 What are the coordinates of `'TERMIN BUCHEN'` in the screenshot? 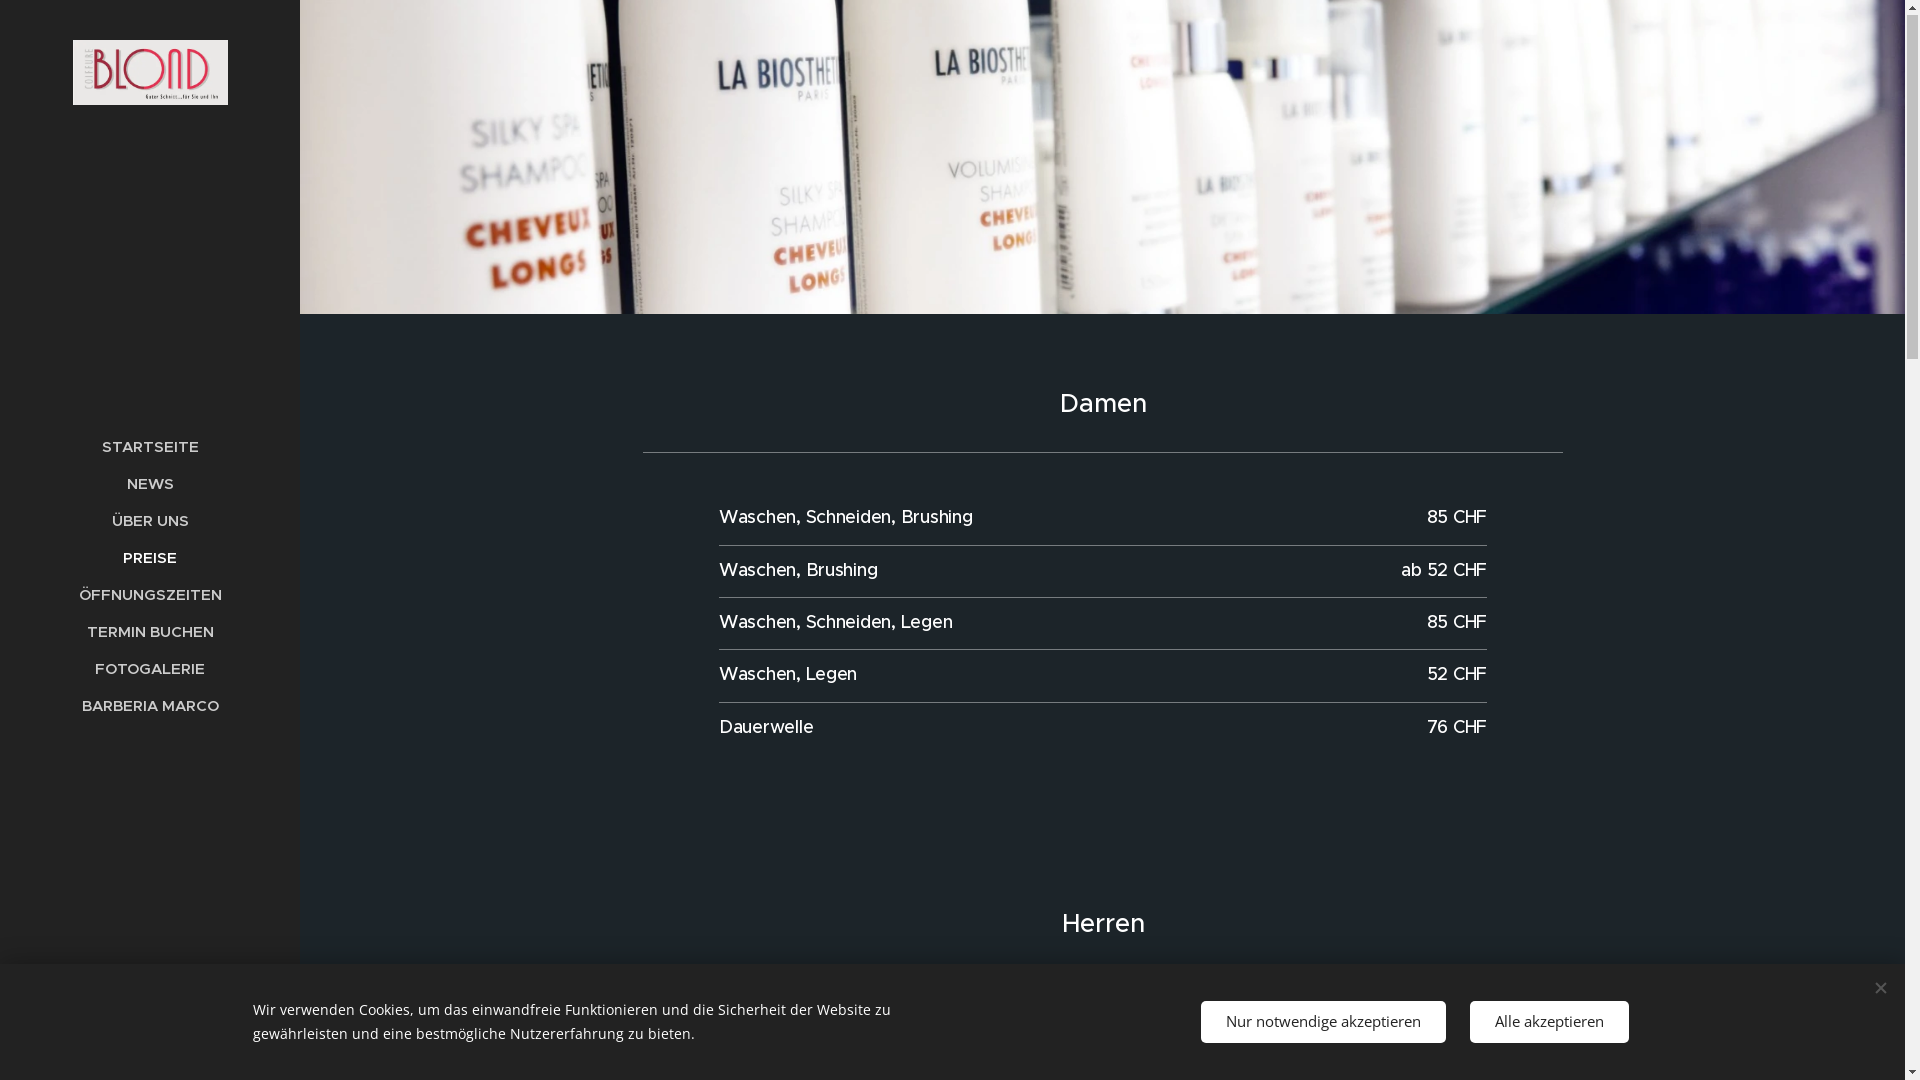 It's located at (148, 632).